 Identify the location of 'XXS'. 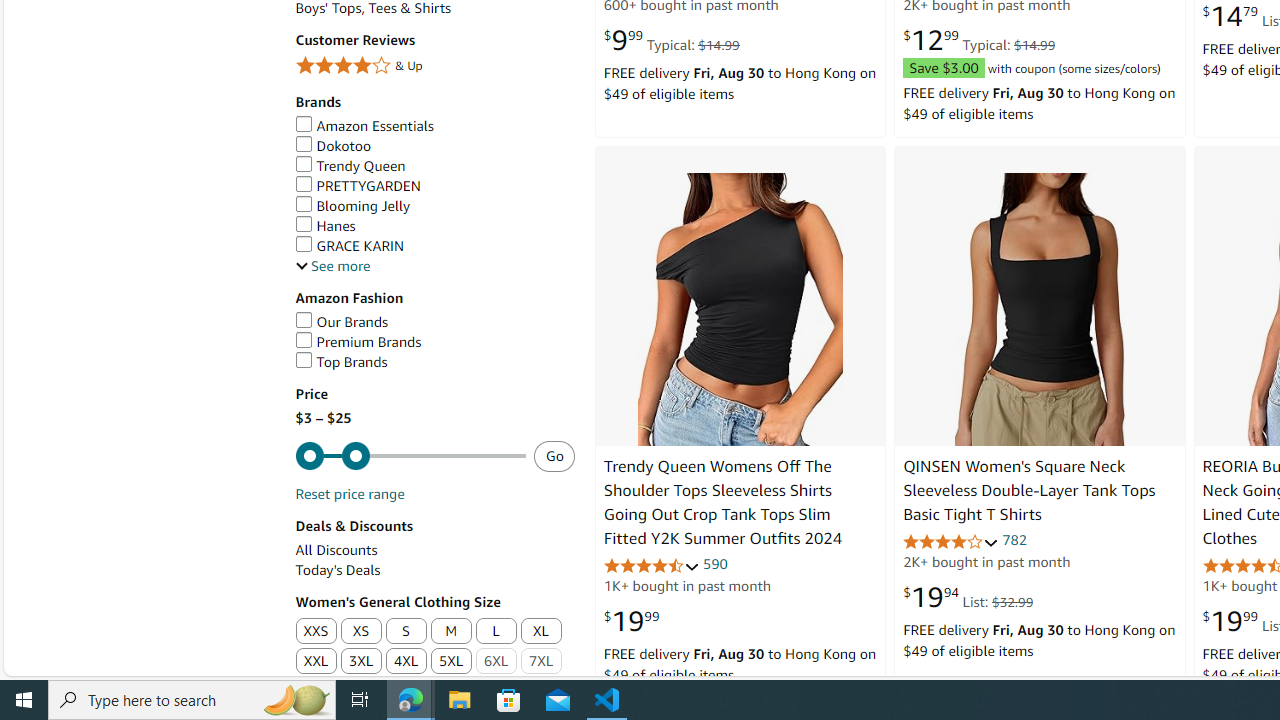
(315, 632).